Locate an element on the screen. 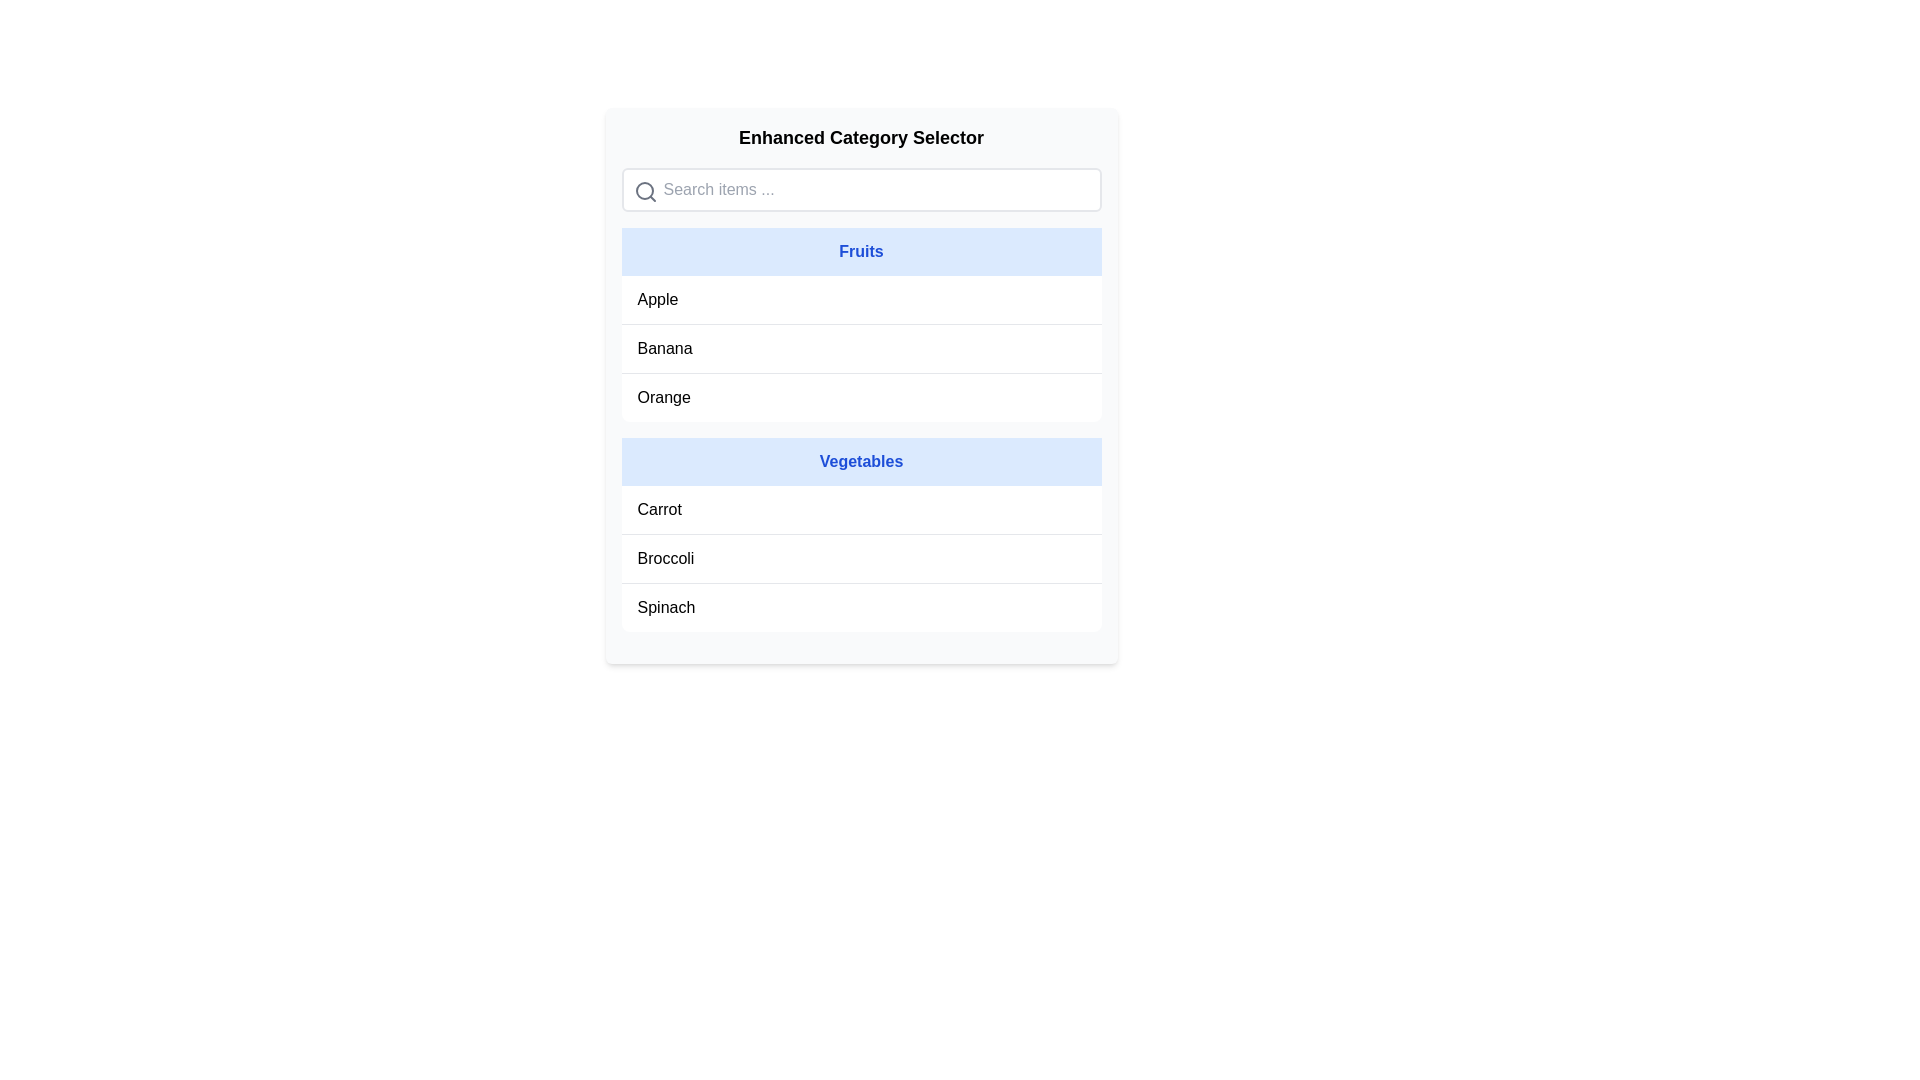  the list item labeled 'Carrot' is located at coordinates (861, 509).